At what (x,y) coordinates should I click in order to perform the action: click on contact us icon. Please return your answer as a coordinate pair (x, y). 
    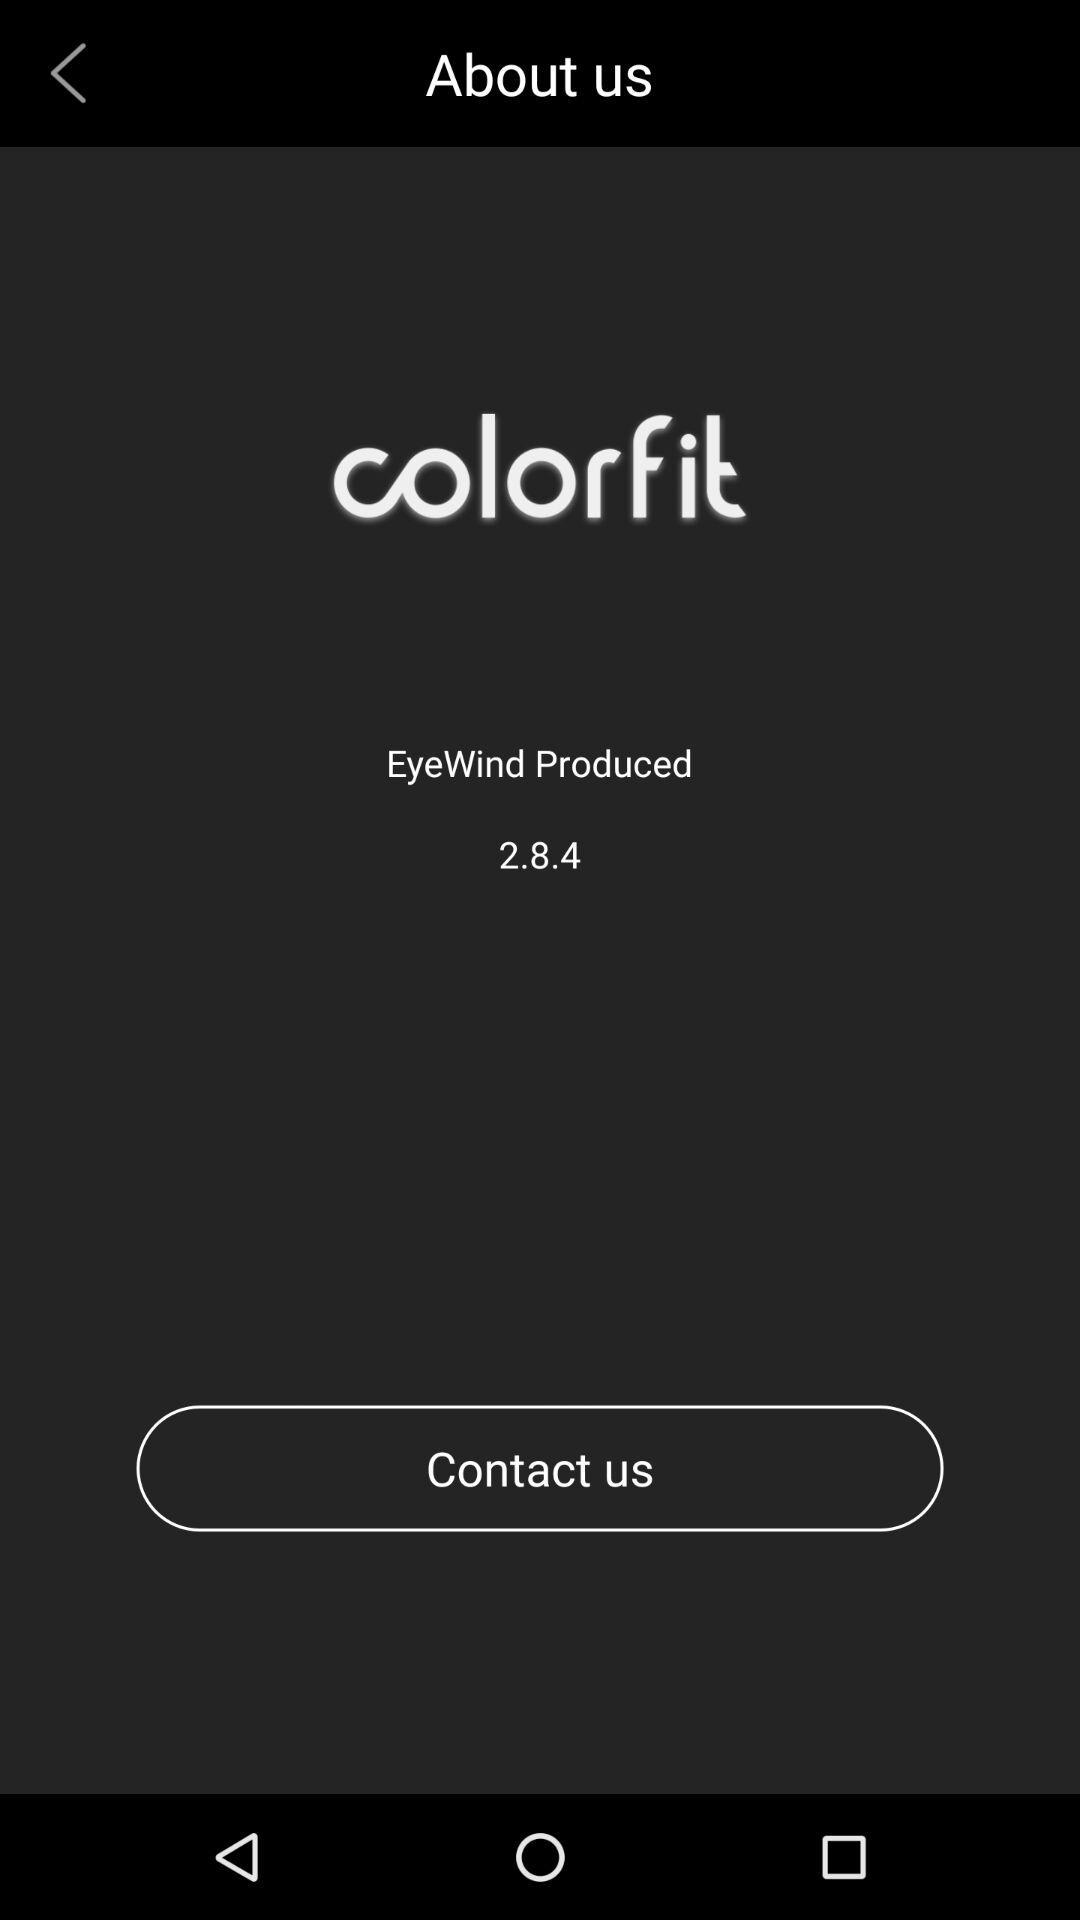
    Looking at the image, I should click on (540, 1468).